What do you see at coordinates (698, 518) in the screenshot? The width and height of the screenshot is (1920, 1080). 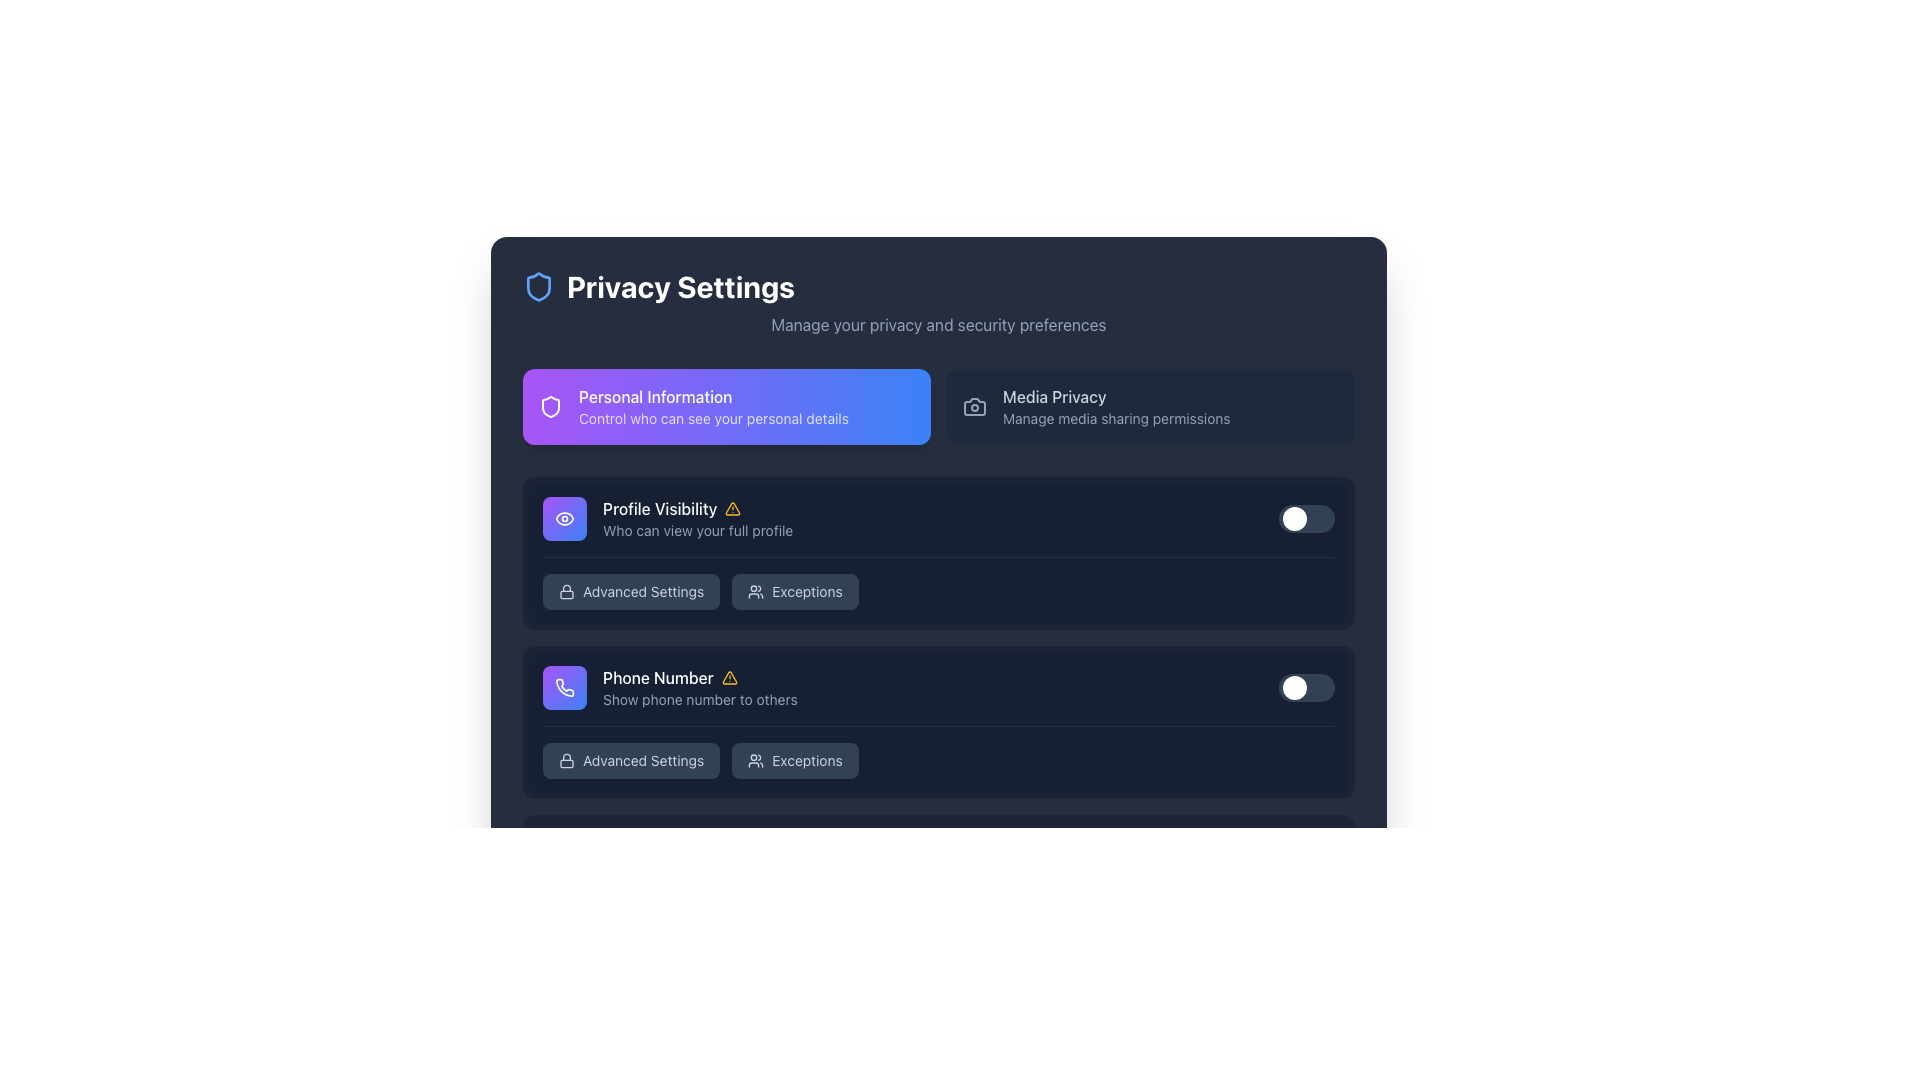 I see `and interpret the information presented in the informational label with an icon about the visibility status of the user's profile, located in the middle card under 'Privacy Settings'` at bounding box center [698, 518].